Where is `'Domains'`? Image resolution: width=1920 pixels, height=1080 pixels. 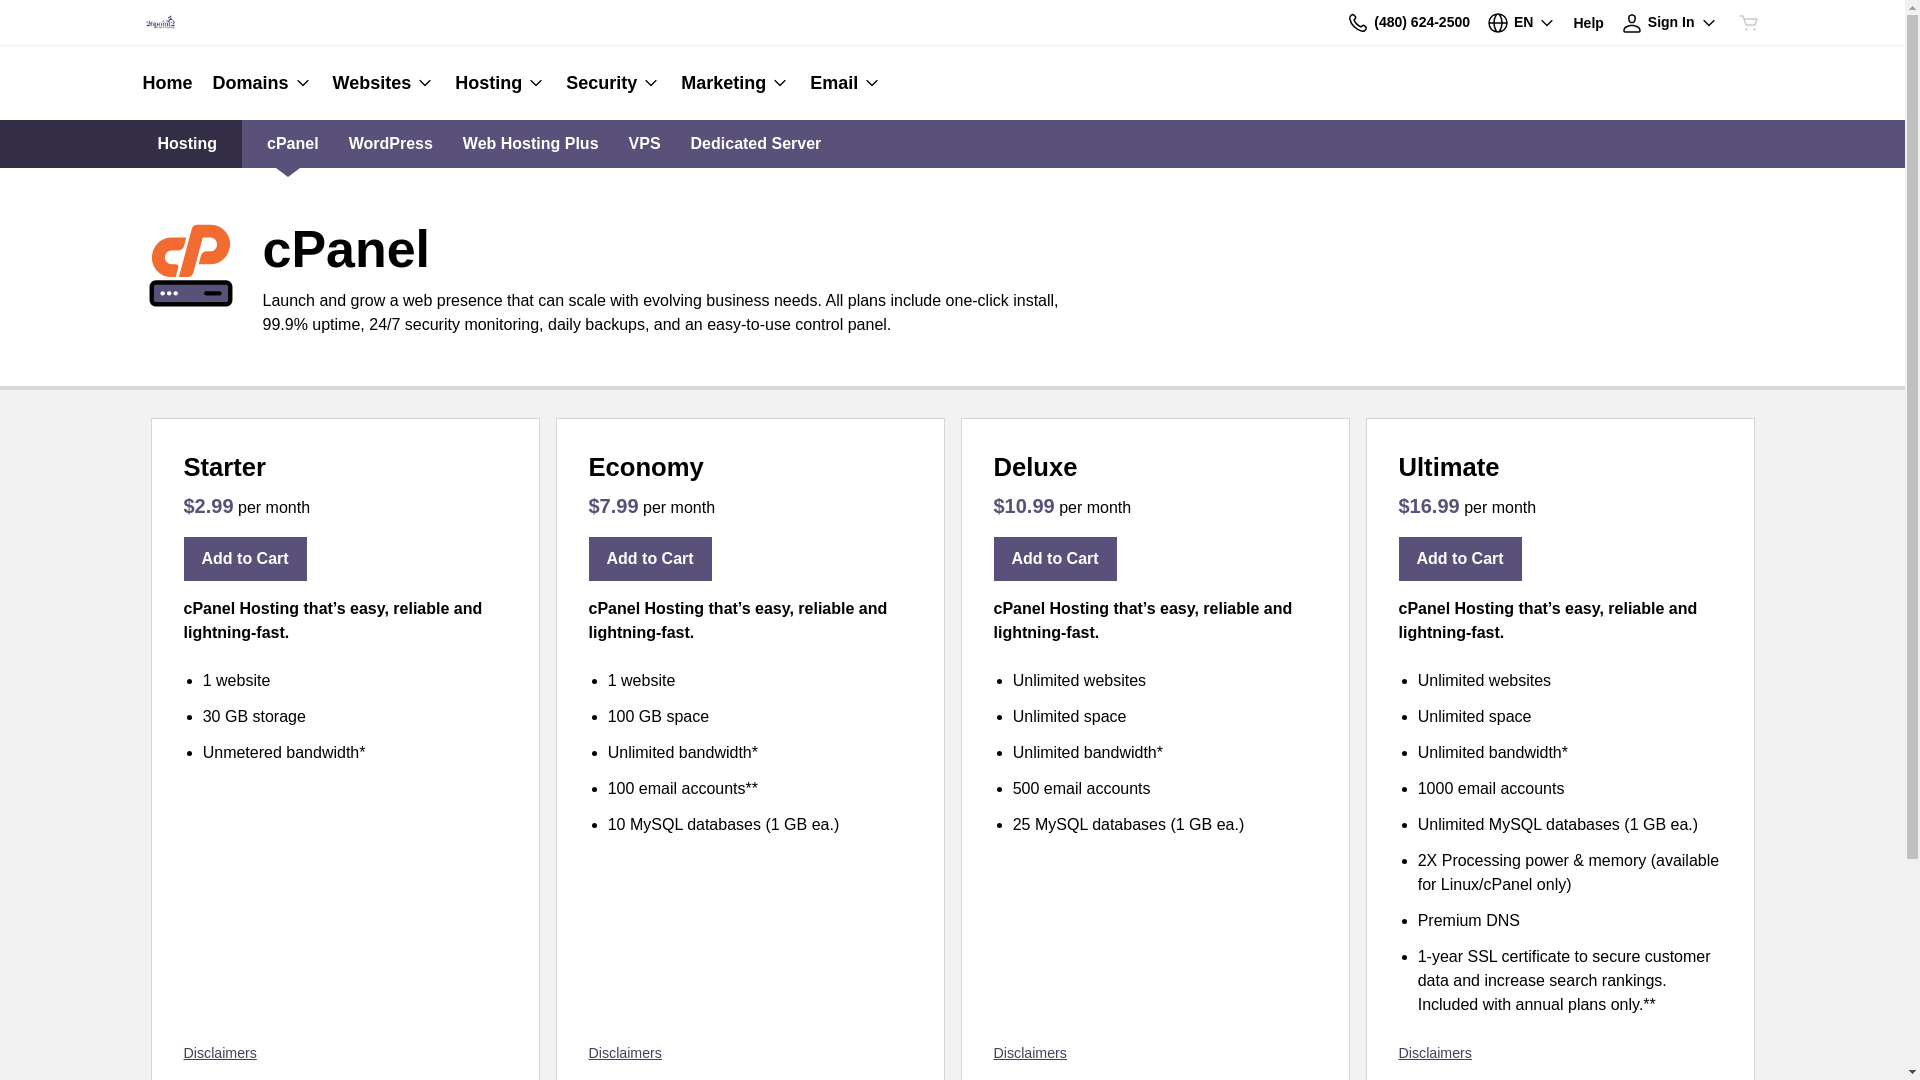 'Domains' is located at coordinates (262, 82).